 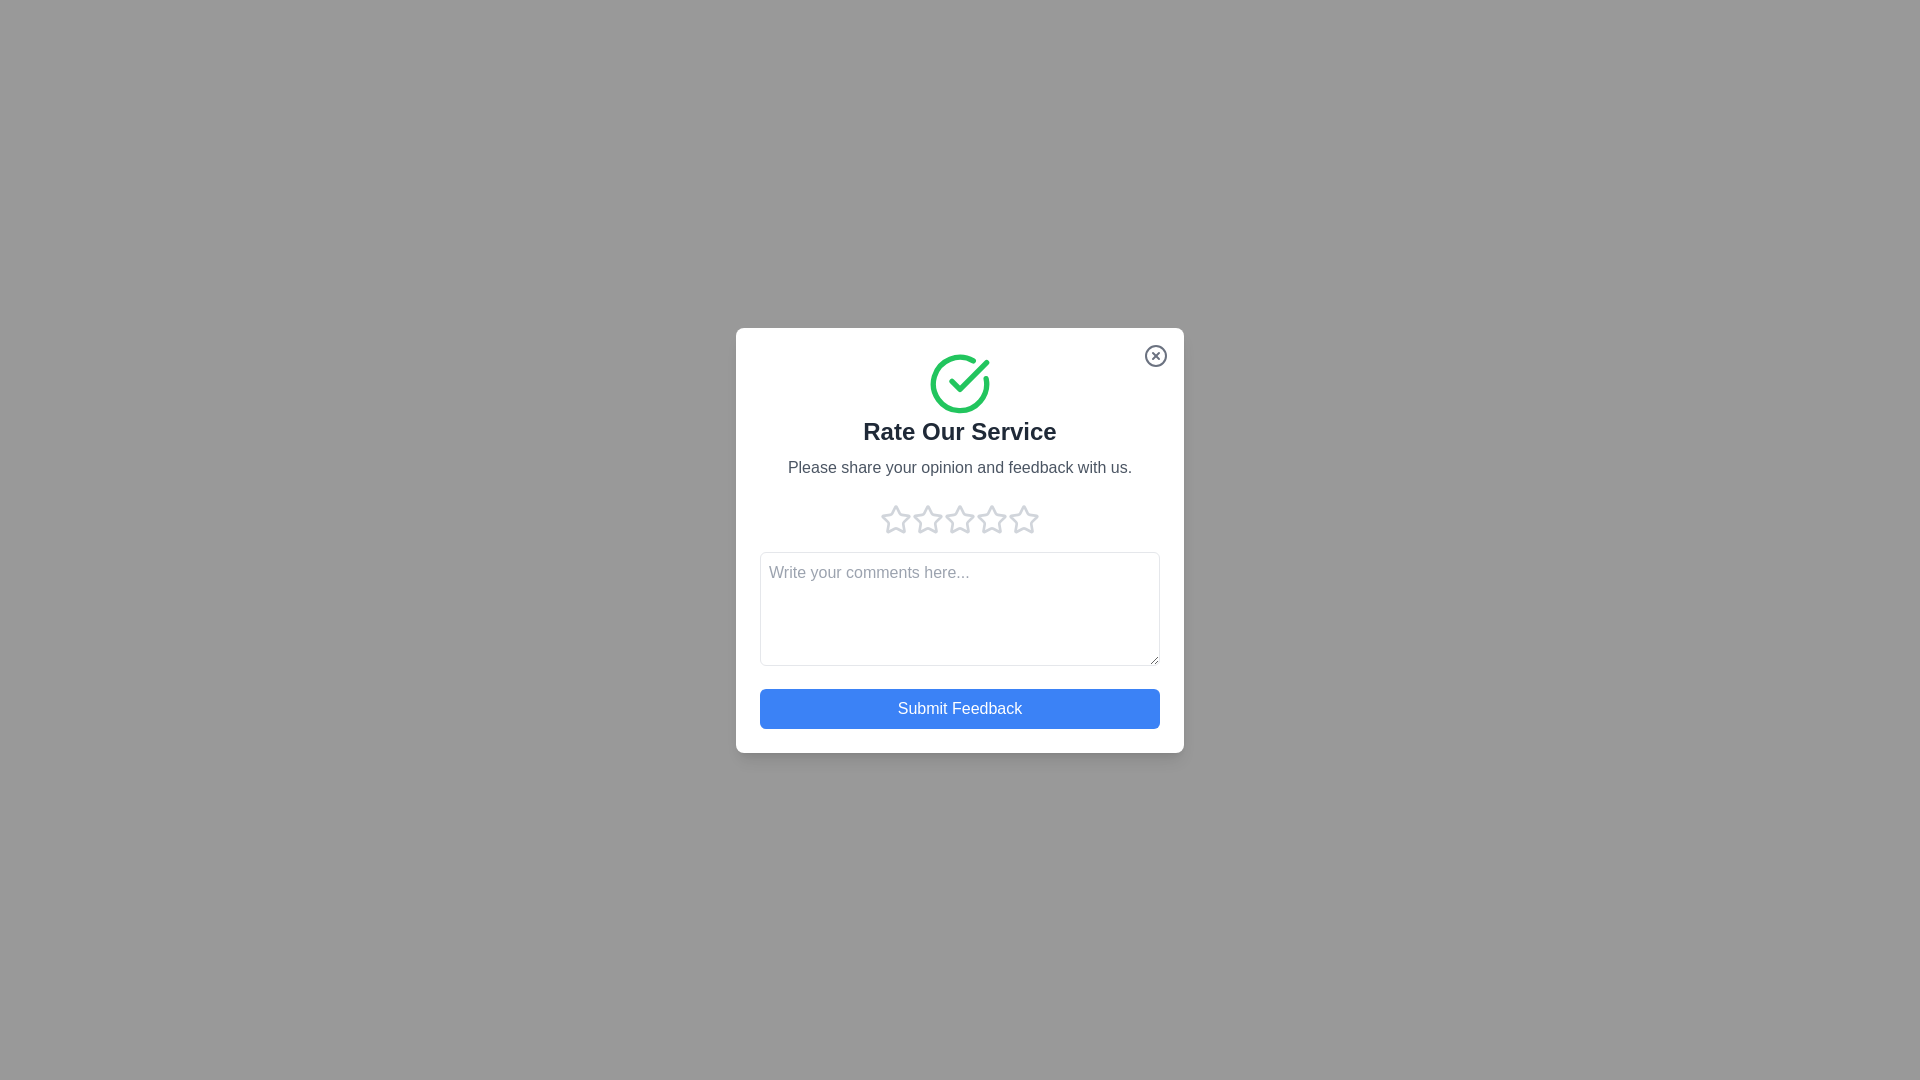 I want to click on the rating to 2 stars by clicking on the corresponding star, so click(x=926, y=518).